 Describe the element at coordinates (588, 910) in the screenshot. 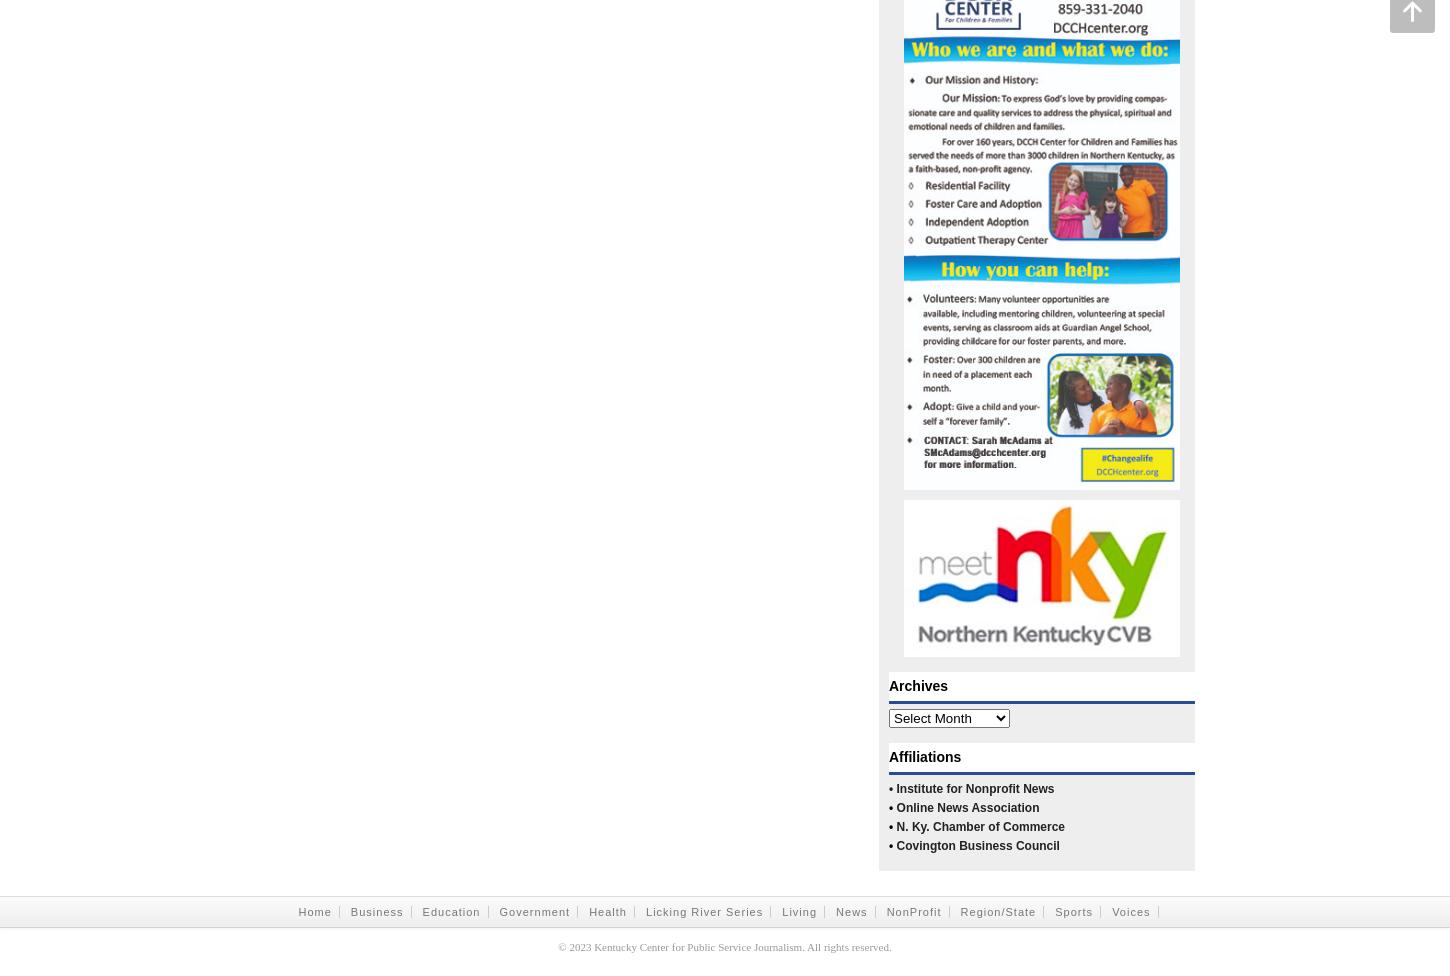

I see `'Health'` at that location.